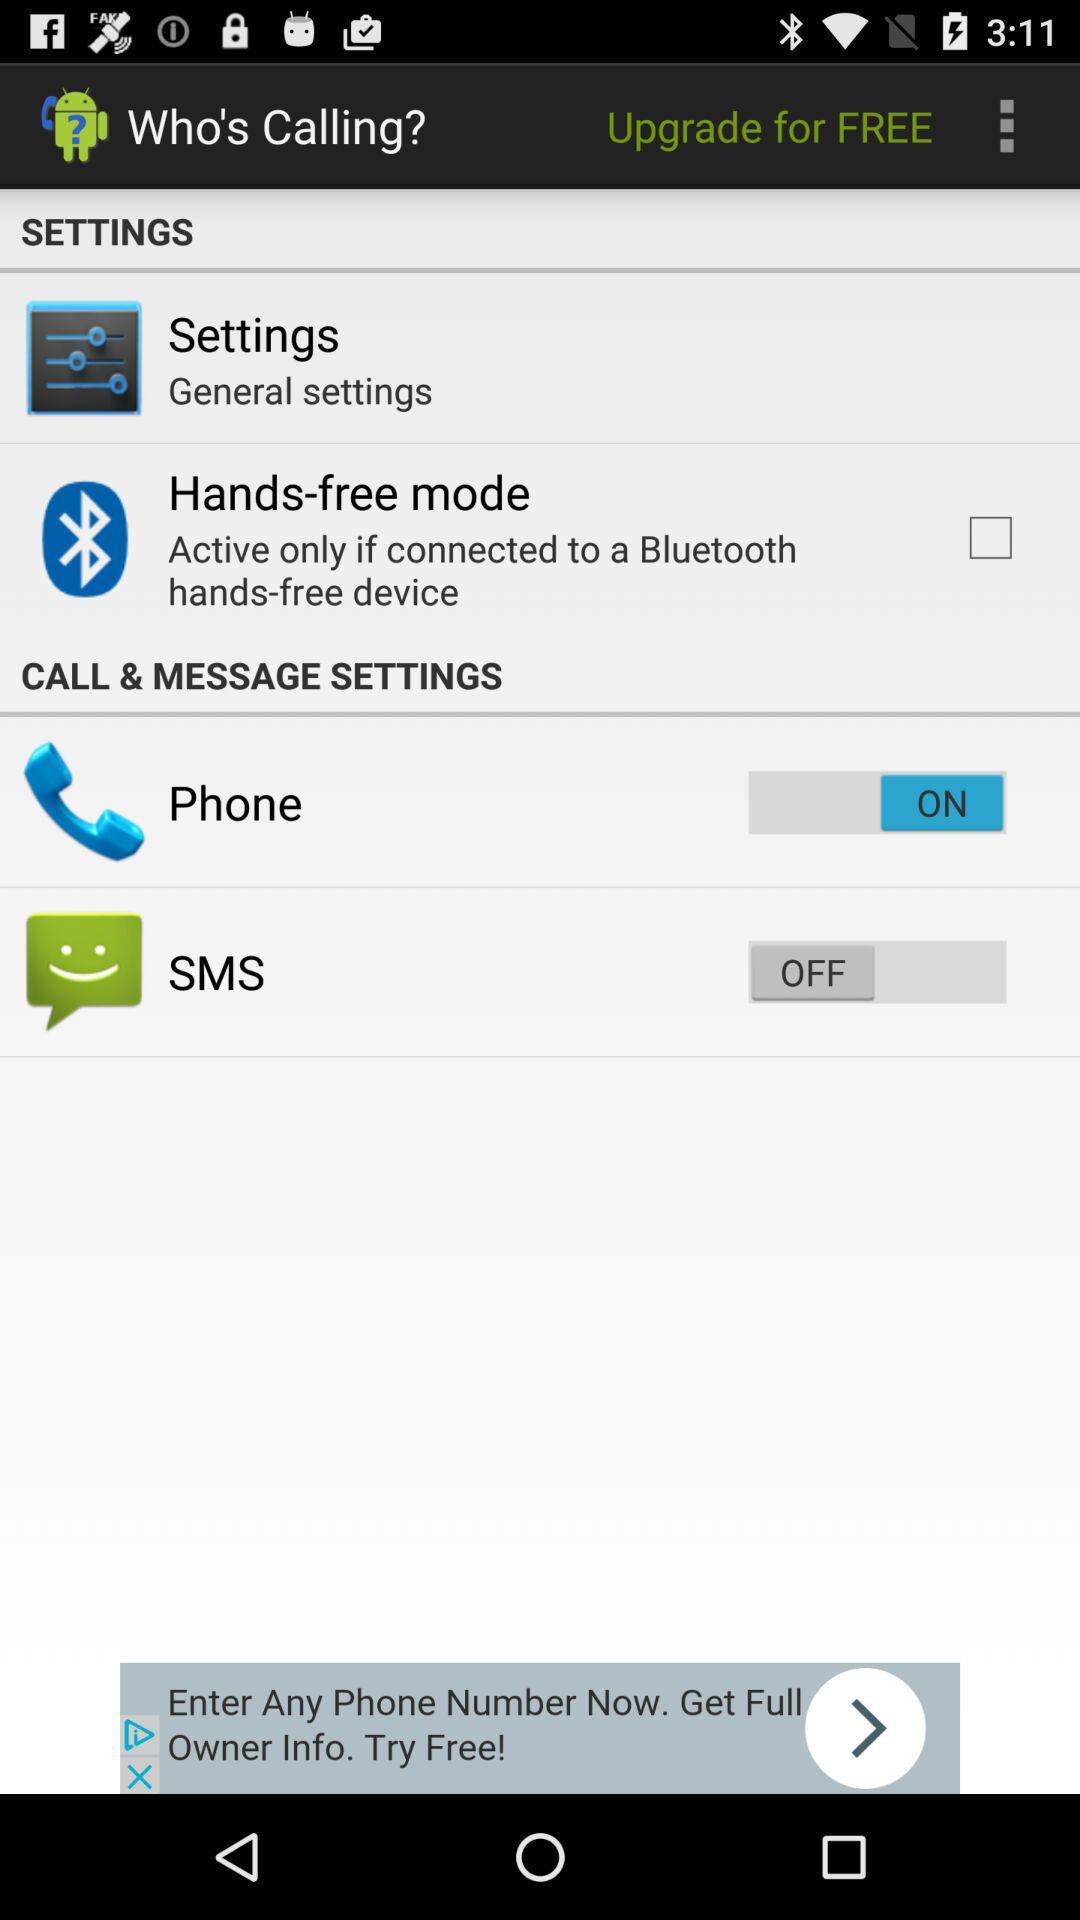 This screenshot has width=1080, height=1920. Describe the element at coordinates (876, 971) in the screenshot. I see `on off` at that location.